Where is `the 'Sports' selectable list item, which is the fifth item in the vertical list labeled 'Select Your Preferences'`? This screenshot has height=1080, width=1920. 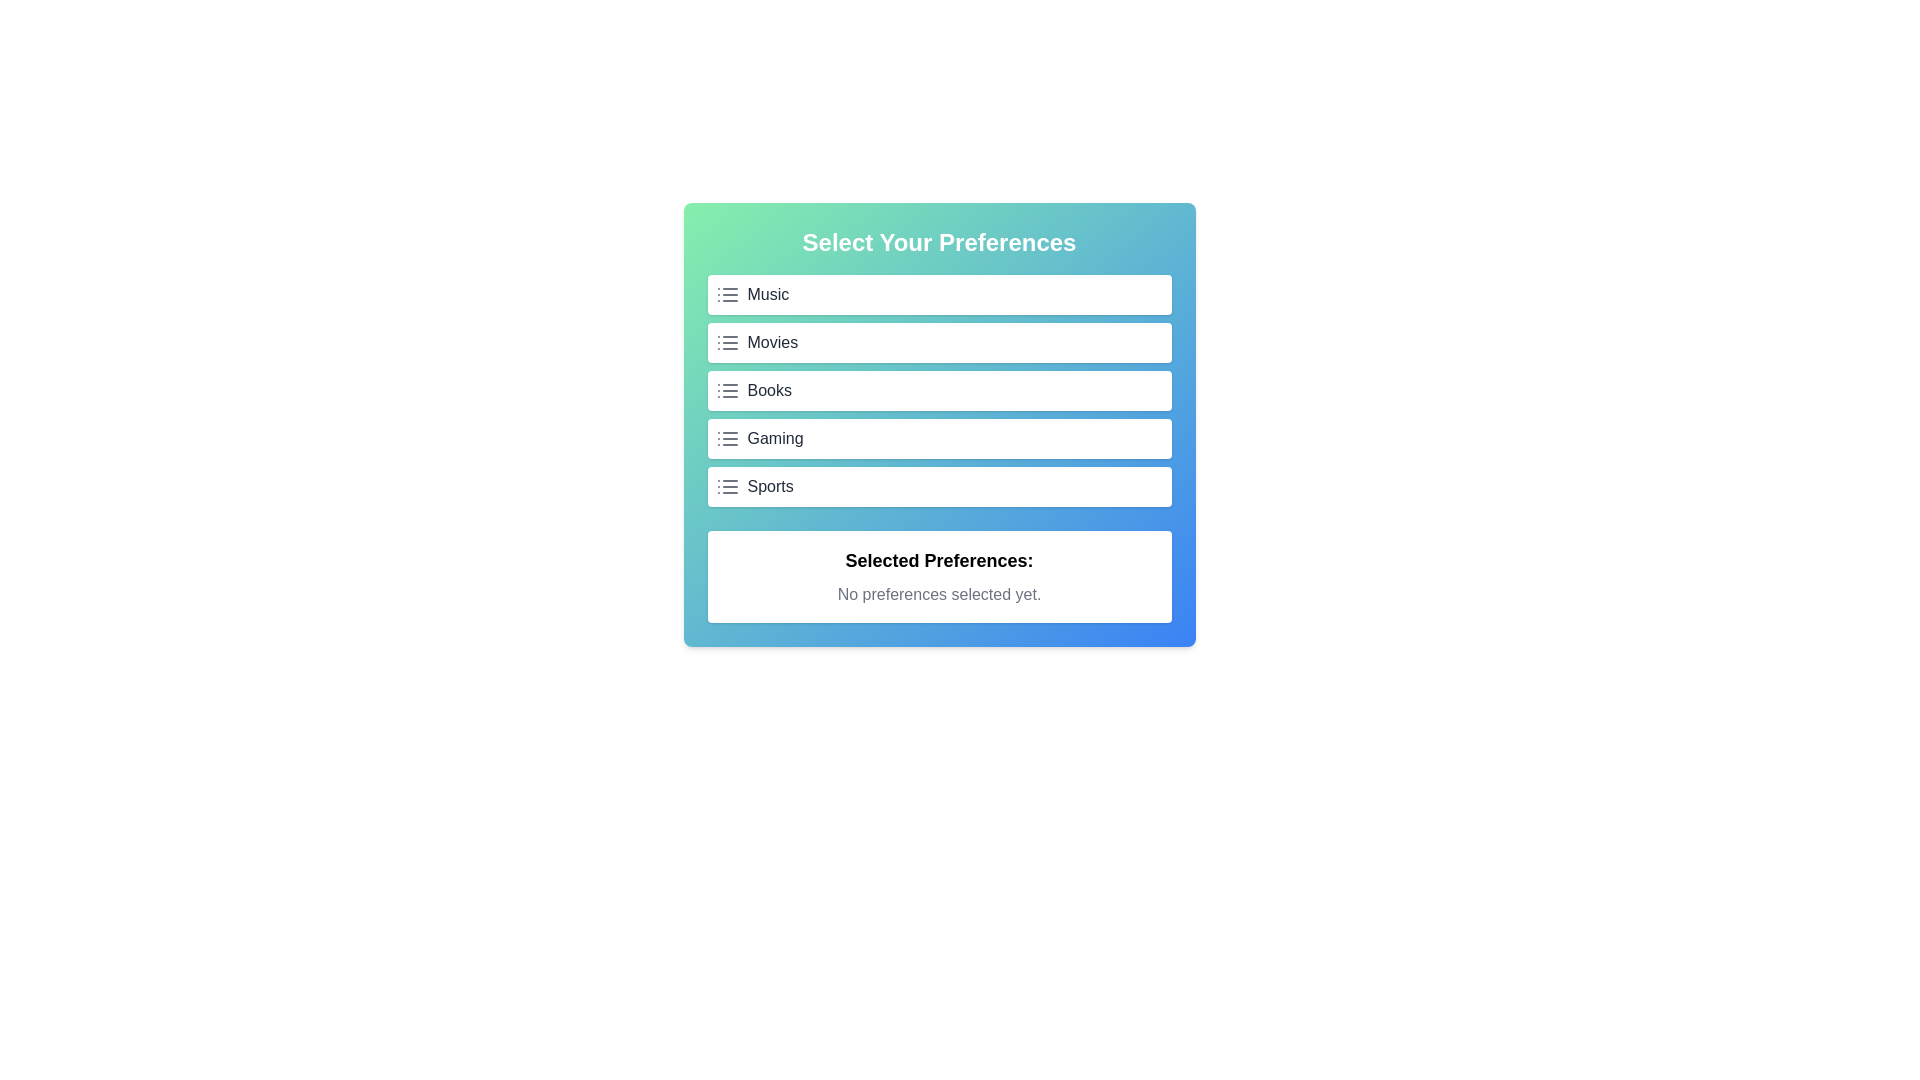 the 'Sports' selectable list item, which is the fifth item in the vertical list labeled 'Select Your Preferences' is located at coordinates (769, 486).